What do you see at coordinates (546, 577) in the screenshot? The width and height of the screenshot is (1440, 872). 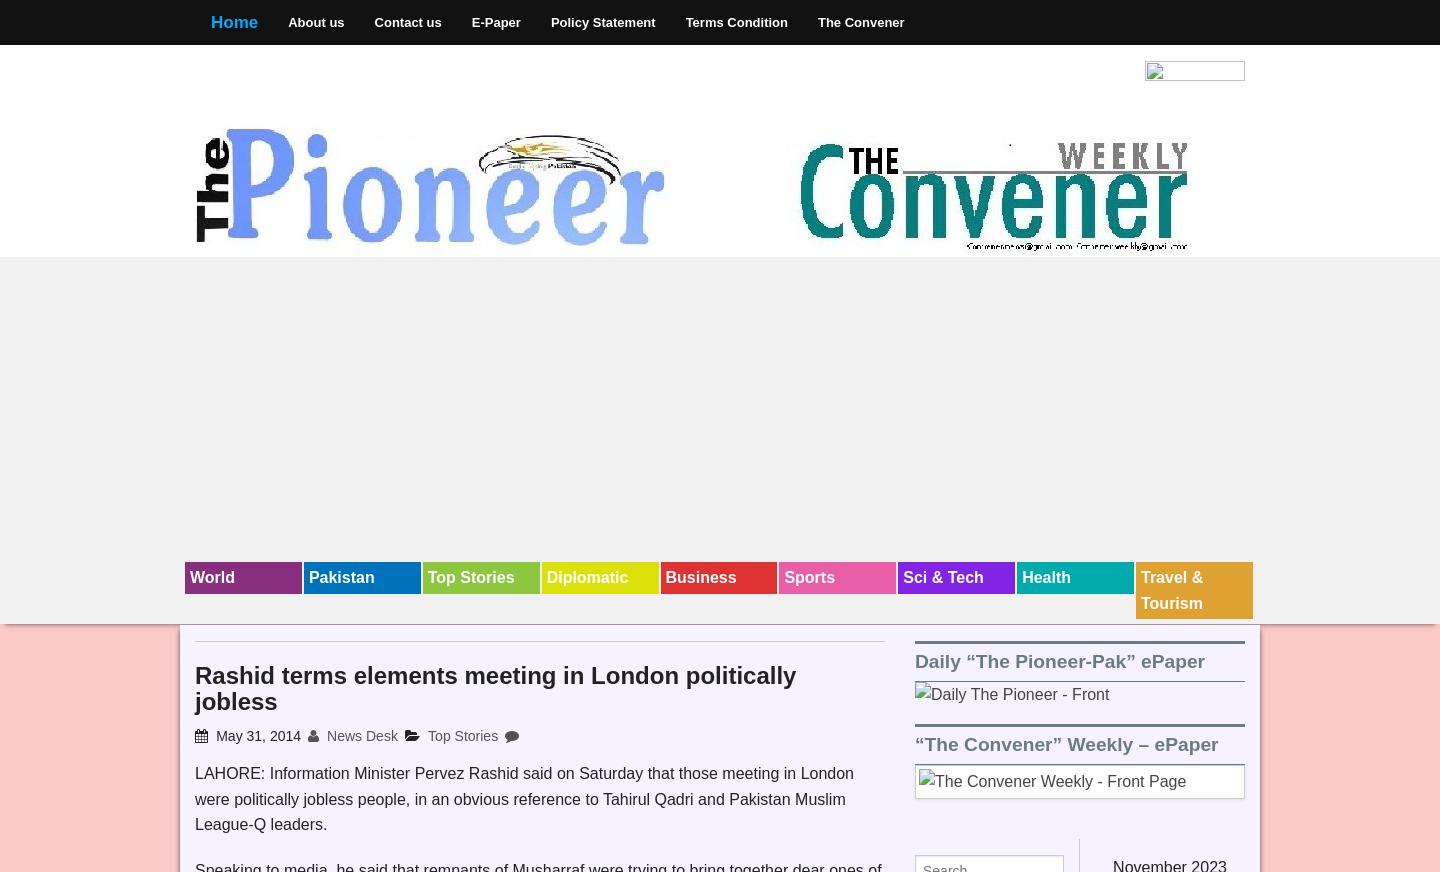 I see `'Diplomatic'` at bounding box center [546, 577].